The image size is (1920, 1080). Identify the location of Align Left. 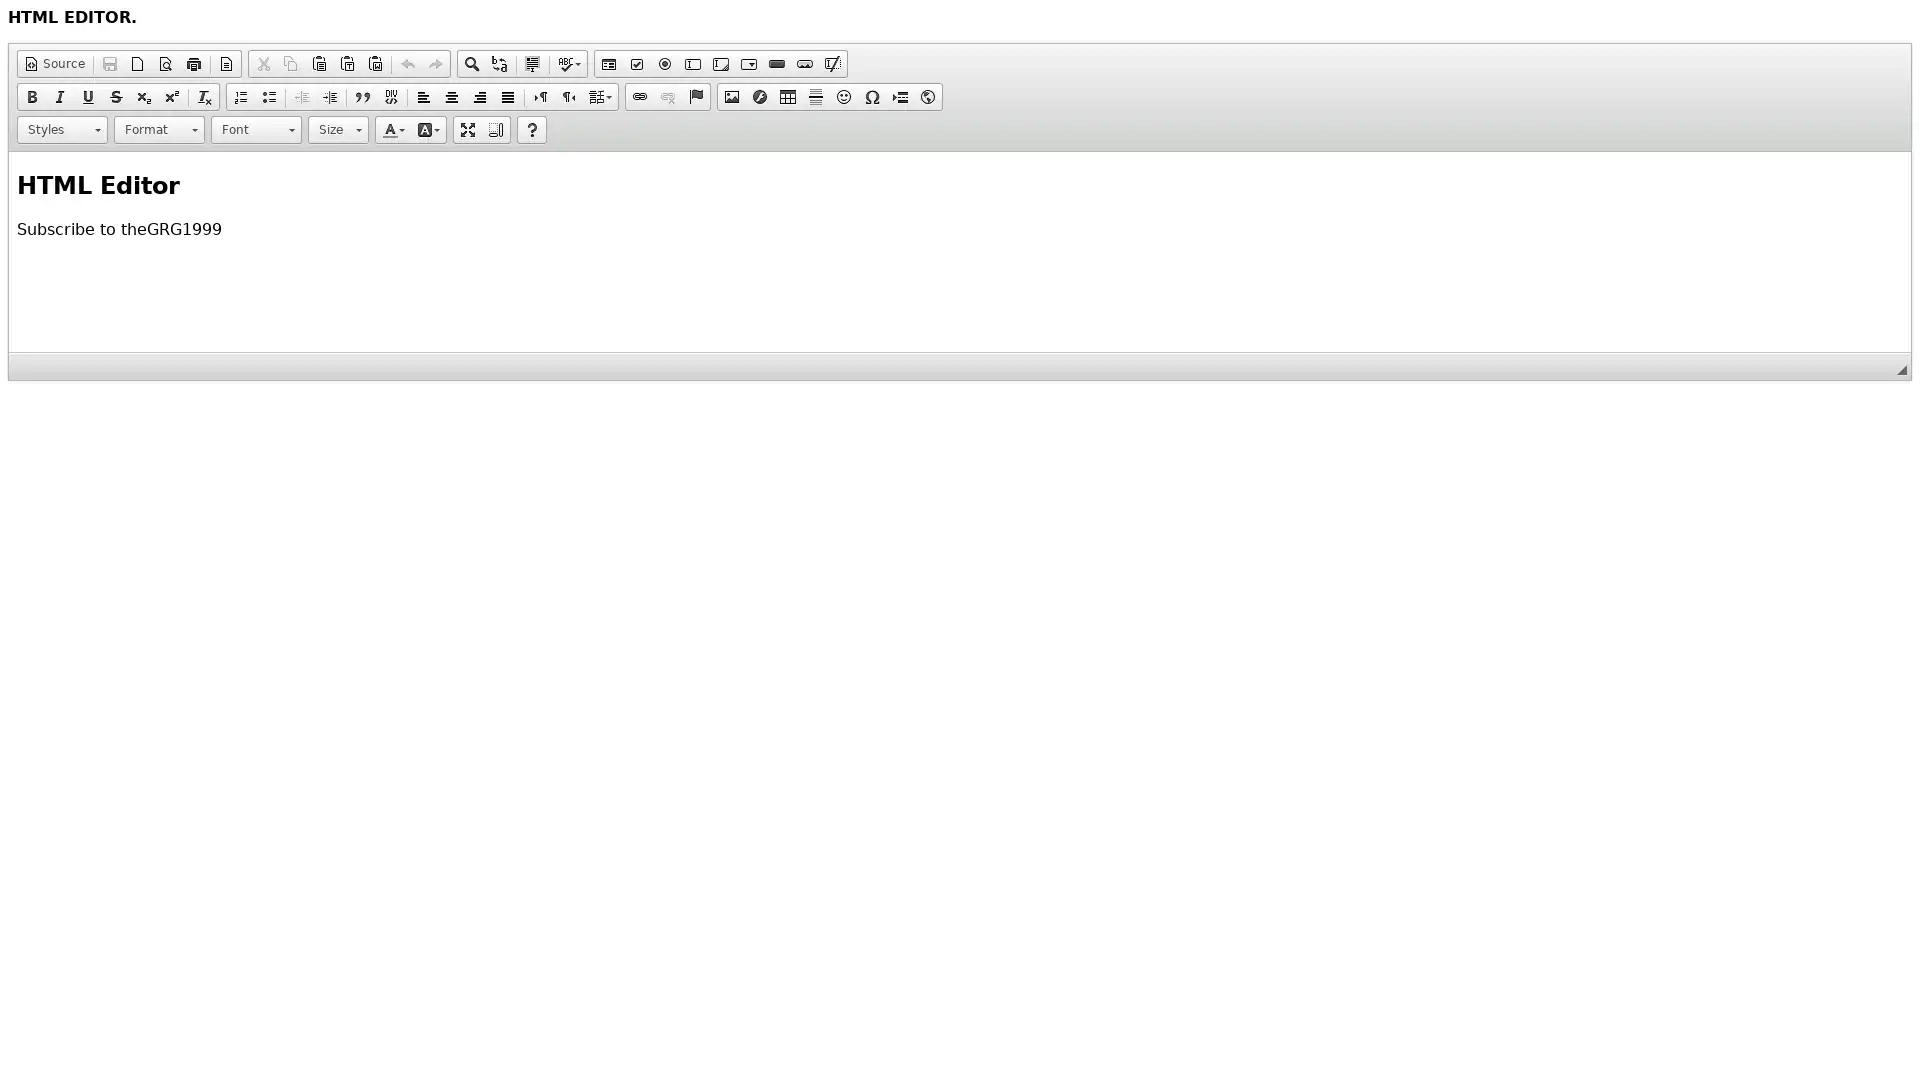
(422, 96).